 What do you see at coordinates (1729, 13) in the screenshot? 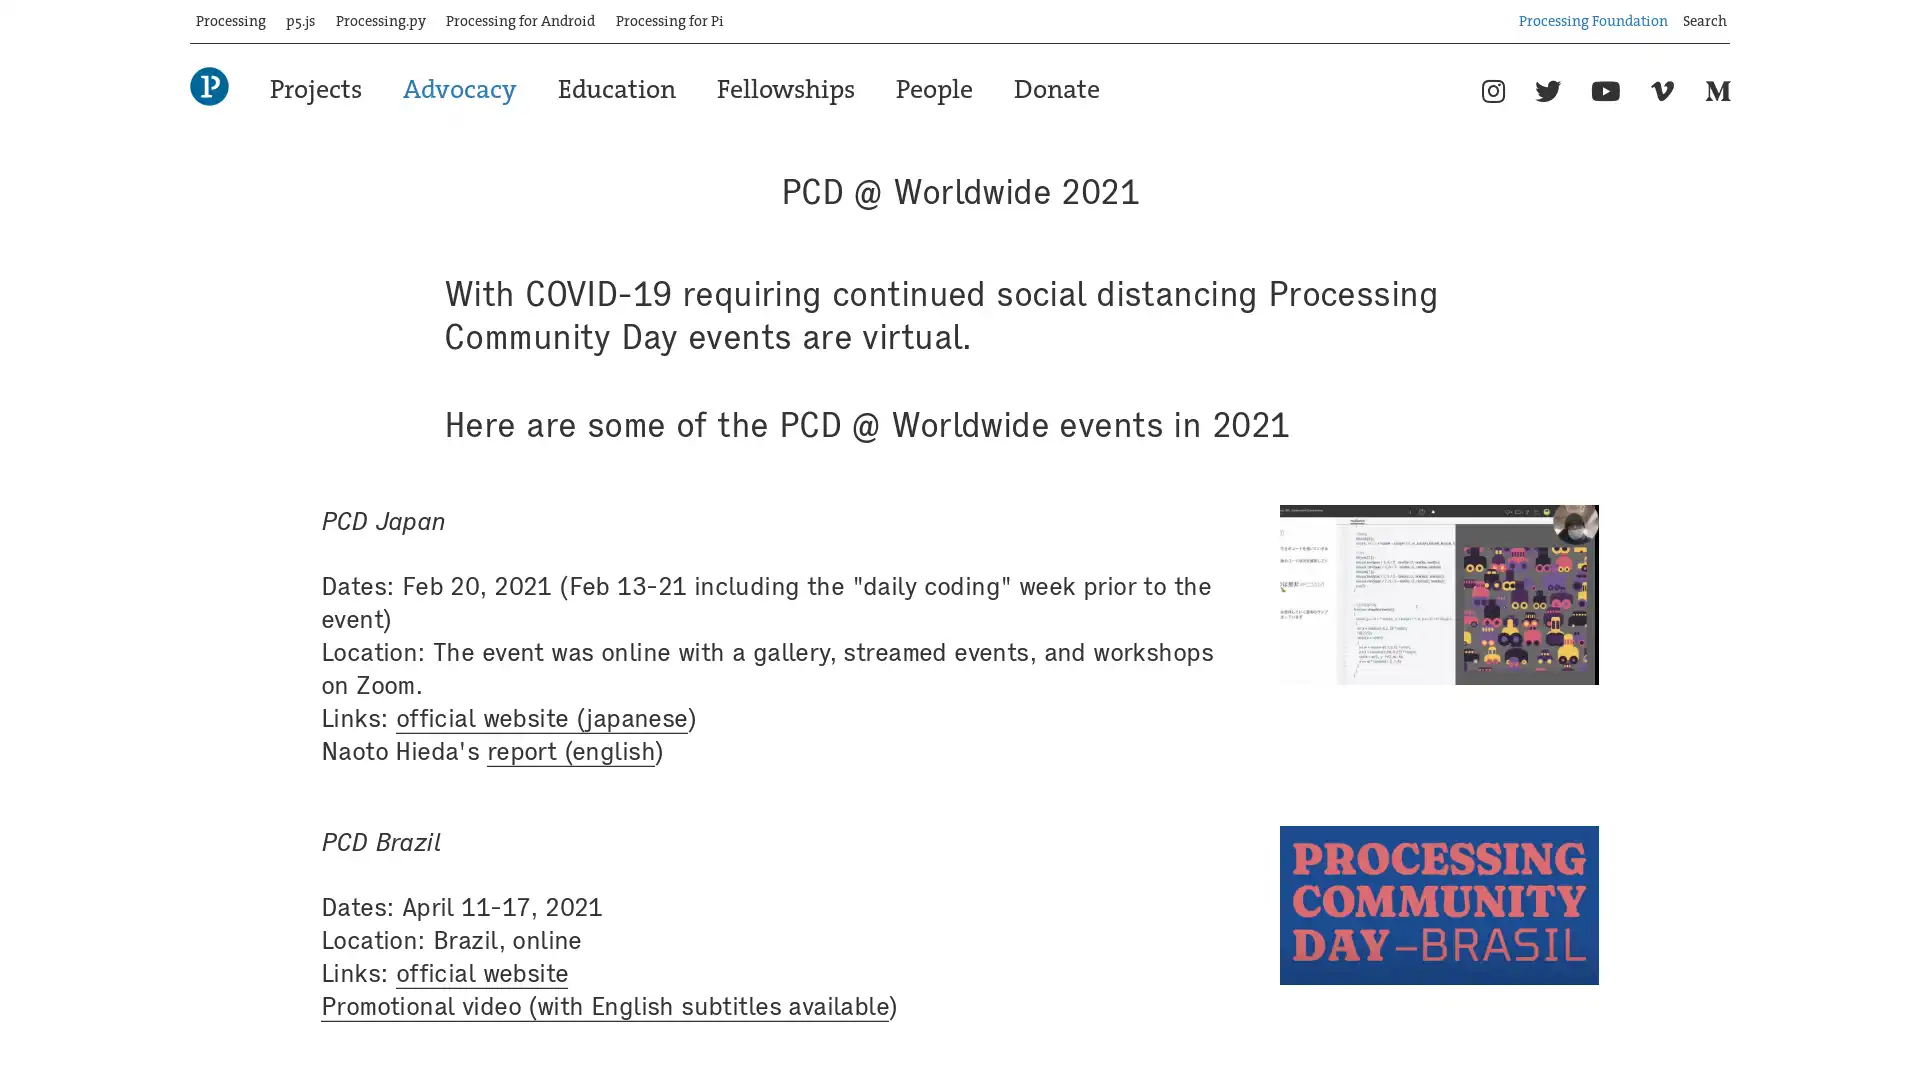
I see `Search` at bounding box center [1729, 13].